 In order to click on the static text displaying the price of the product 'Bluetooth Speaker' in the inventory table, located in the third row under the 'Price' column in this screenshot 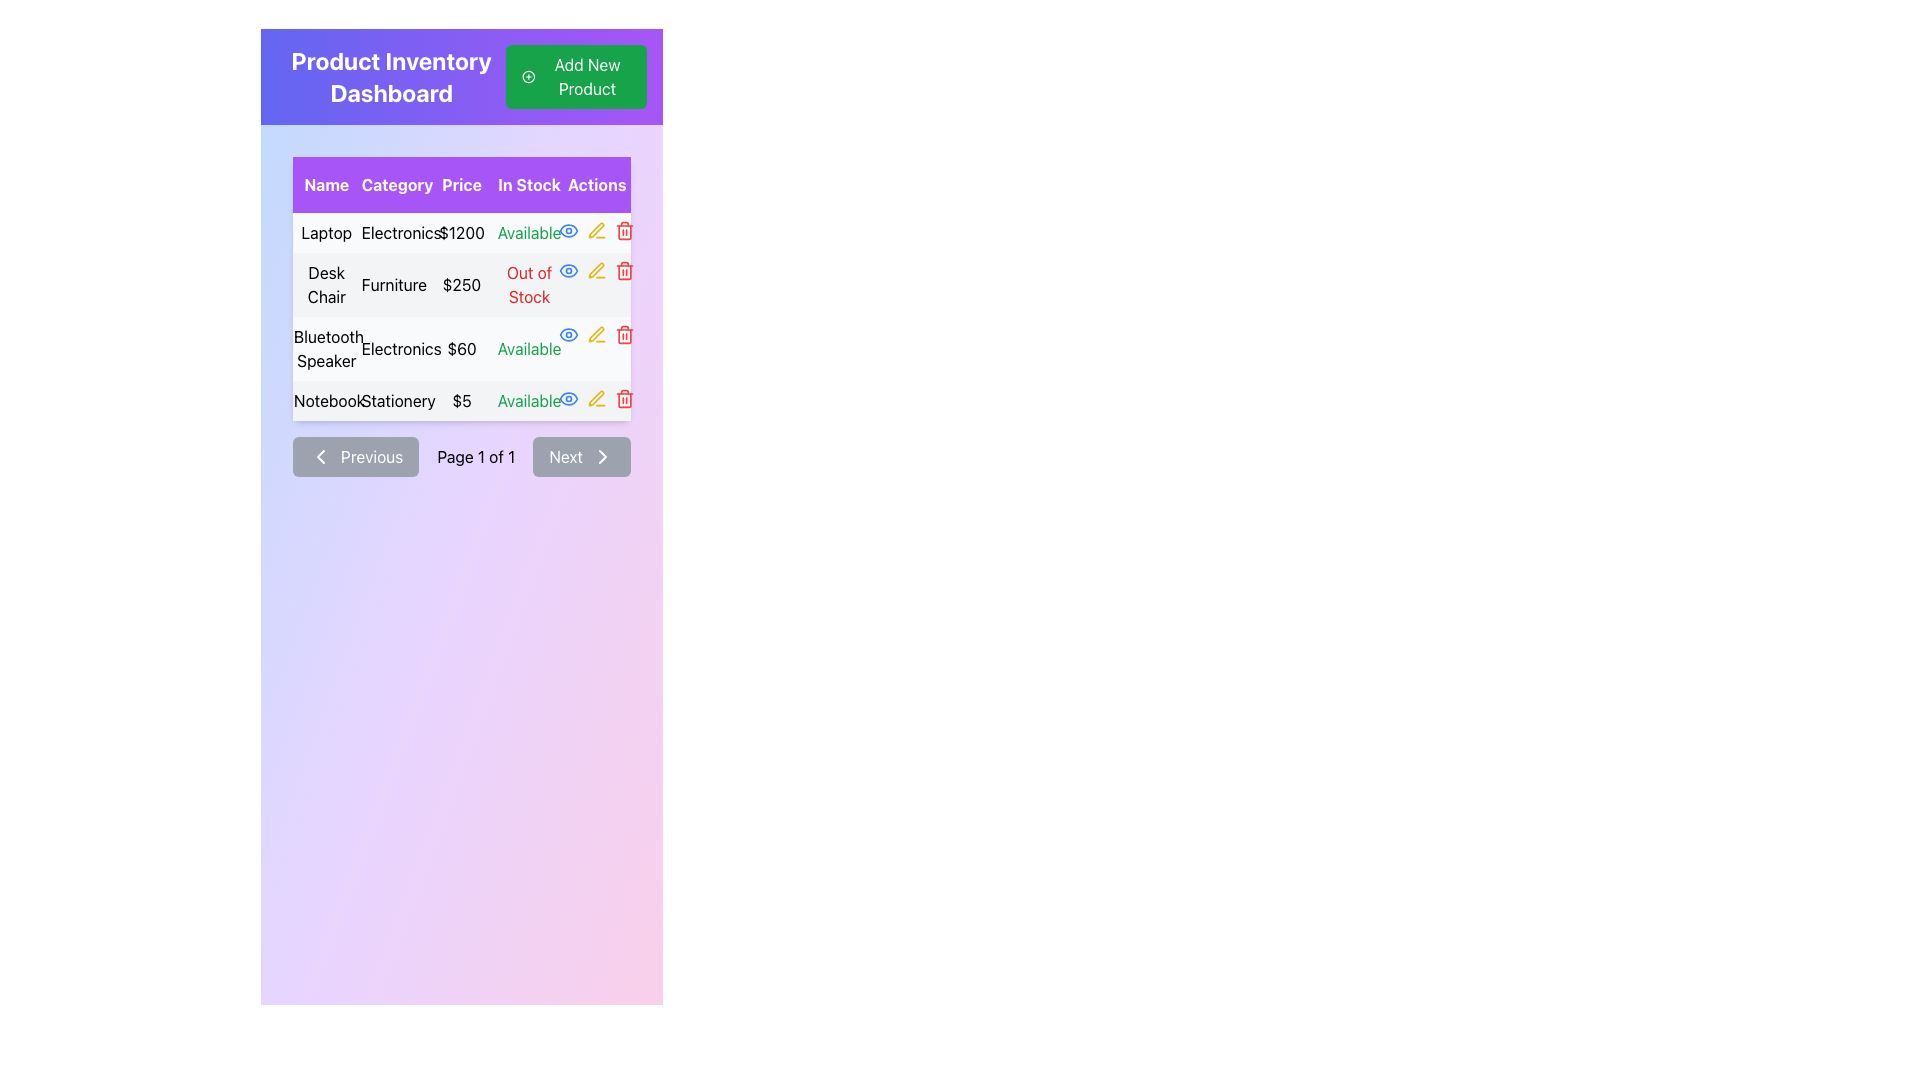, I will do `click(460, 347)`.